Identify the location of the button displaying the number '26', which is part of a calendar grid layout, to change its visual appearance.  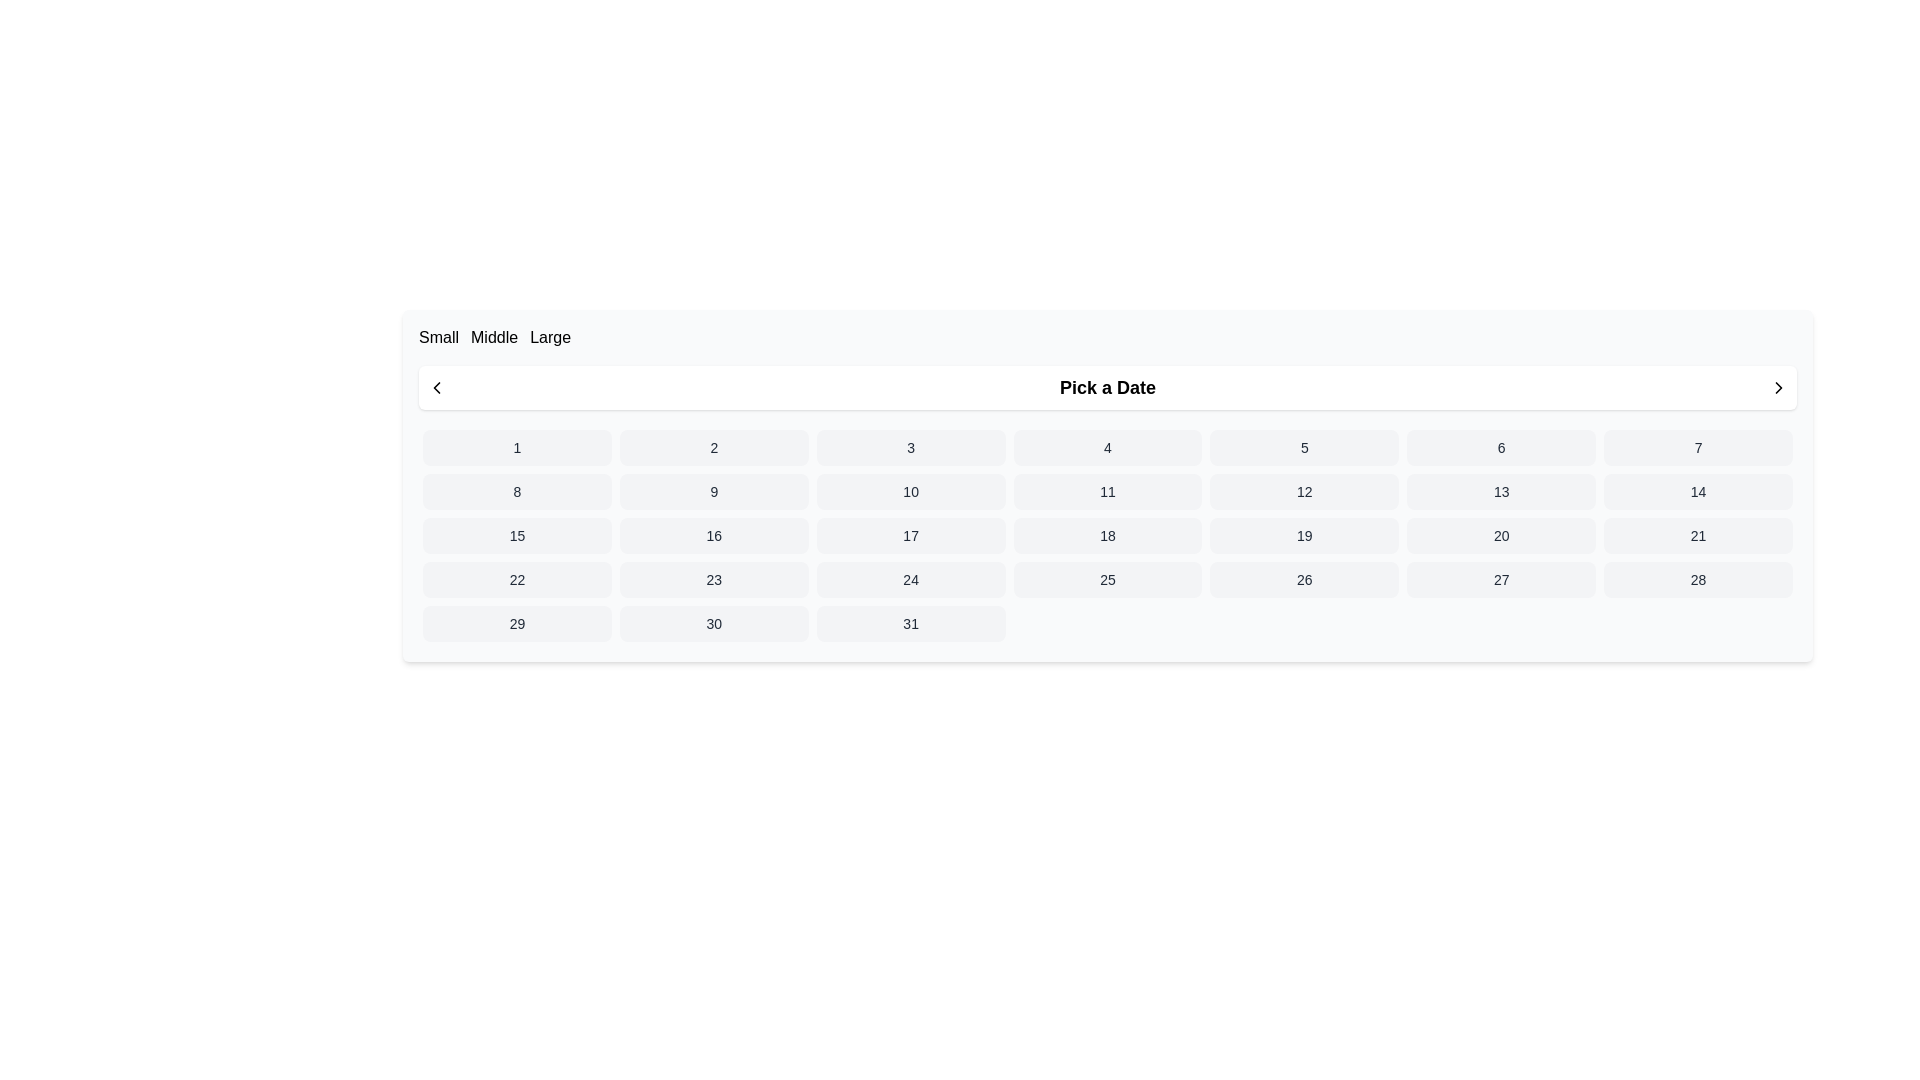
(1304, 579).